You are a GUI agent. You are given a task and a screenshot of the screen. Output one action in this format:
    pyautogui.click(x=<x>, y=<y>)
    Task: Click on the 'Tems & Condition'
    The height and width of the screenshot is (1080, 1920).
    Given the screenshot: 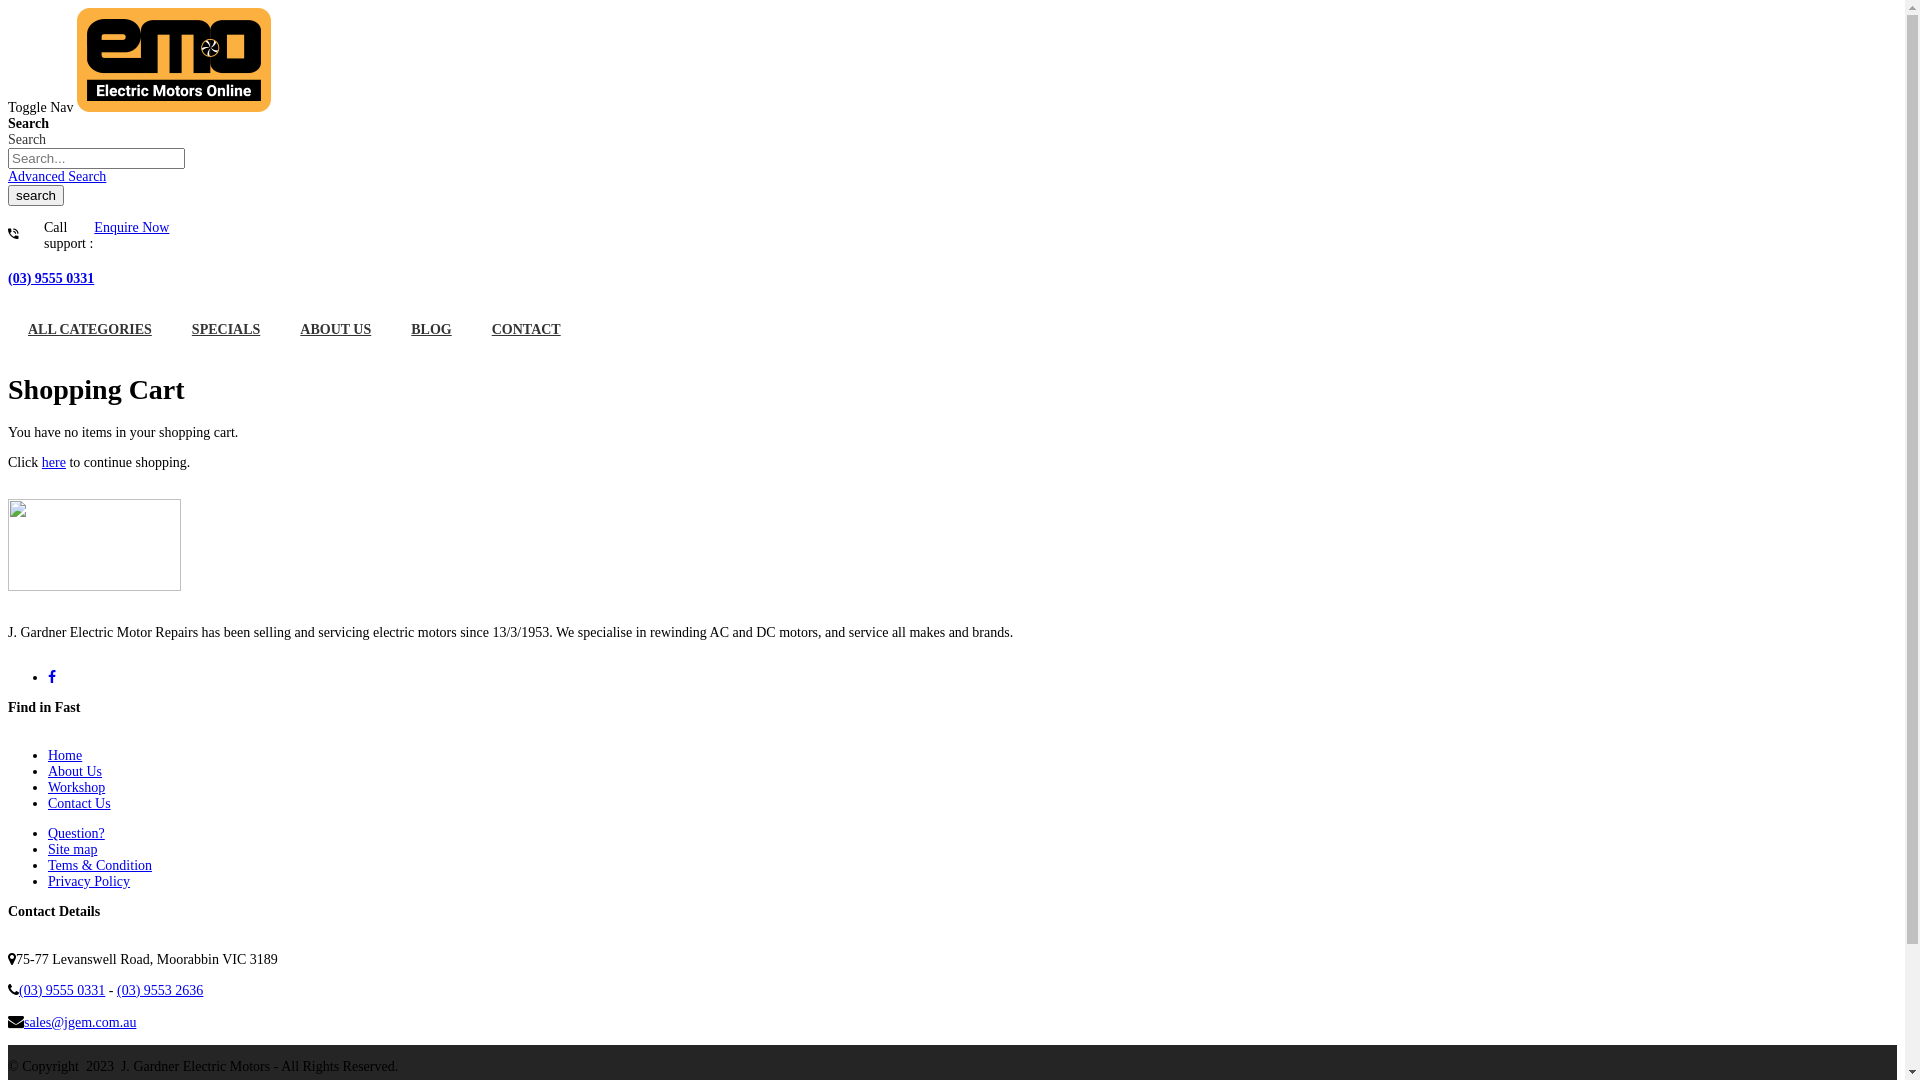 What is the action you would take?
    pyautogui.click(x=99, y=864)
    